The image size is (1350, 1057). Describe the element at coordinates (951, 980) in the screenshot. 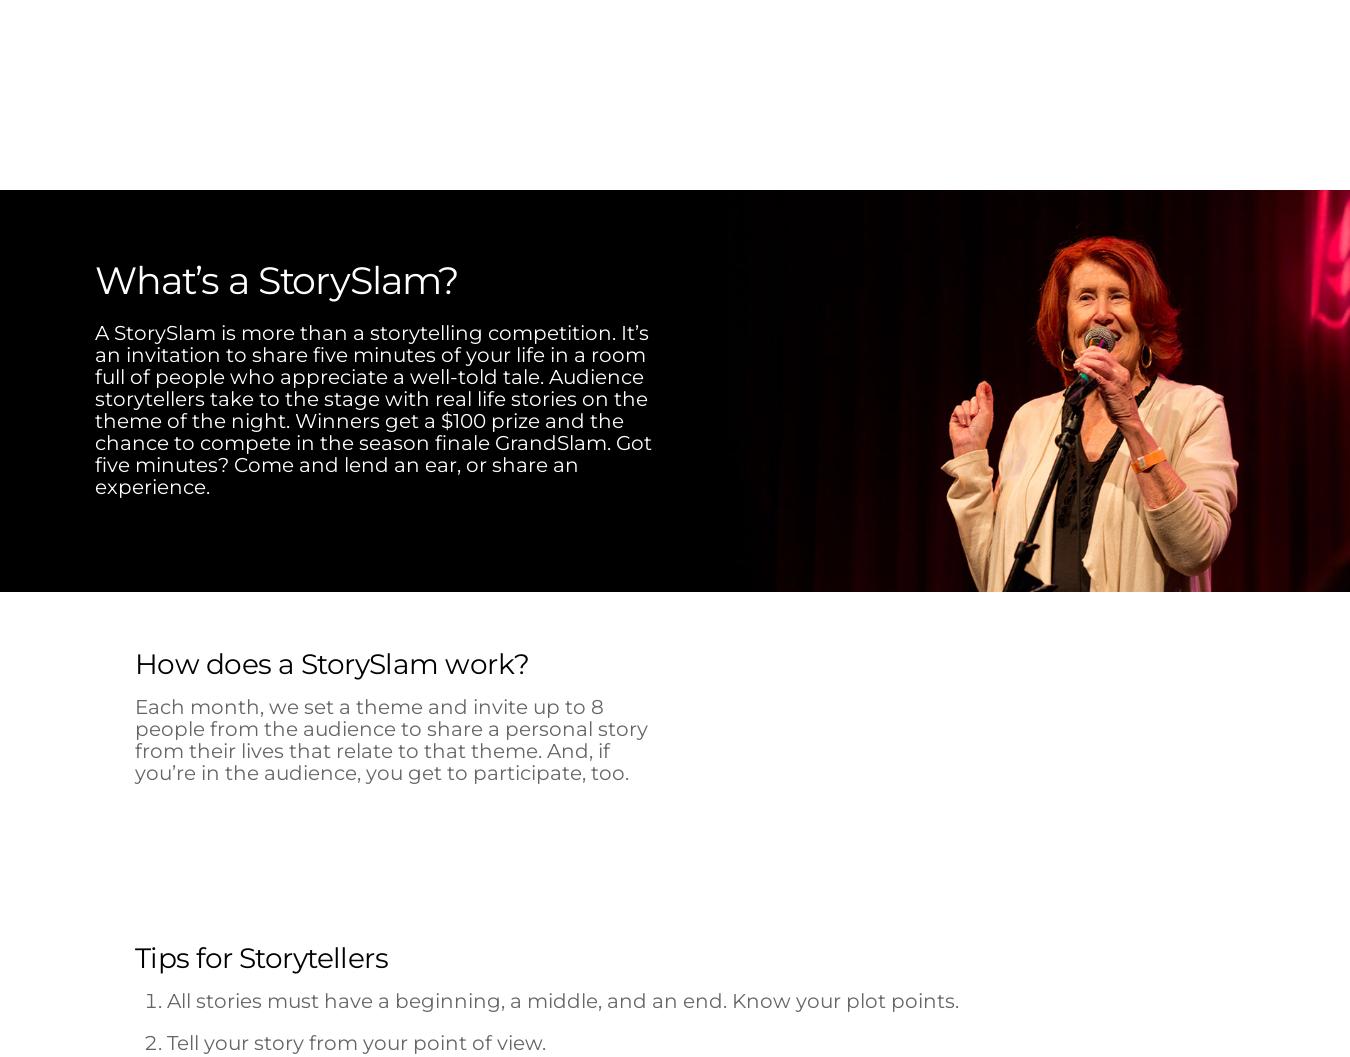

I see `'AUDIENCE FAVORITE'` at that location.